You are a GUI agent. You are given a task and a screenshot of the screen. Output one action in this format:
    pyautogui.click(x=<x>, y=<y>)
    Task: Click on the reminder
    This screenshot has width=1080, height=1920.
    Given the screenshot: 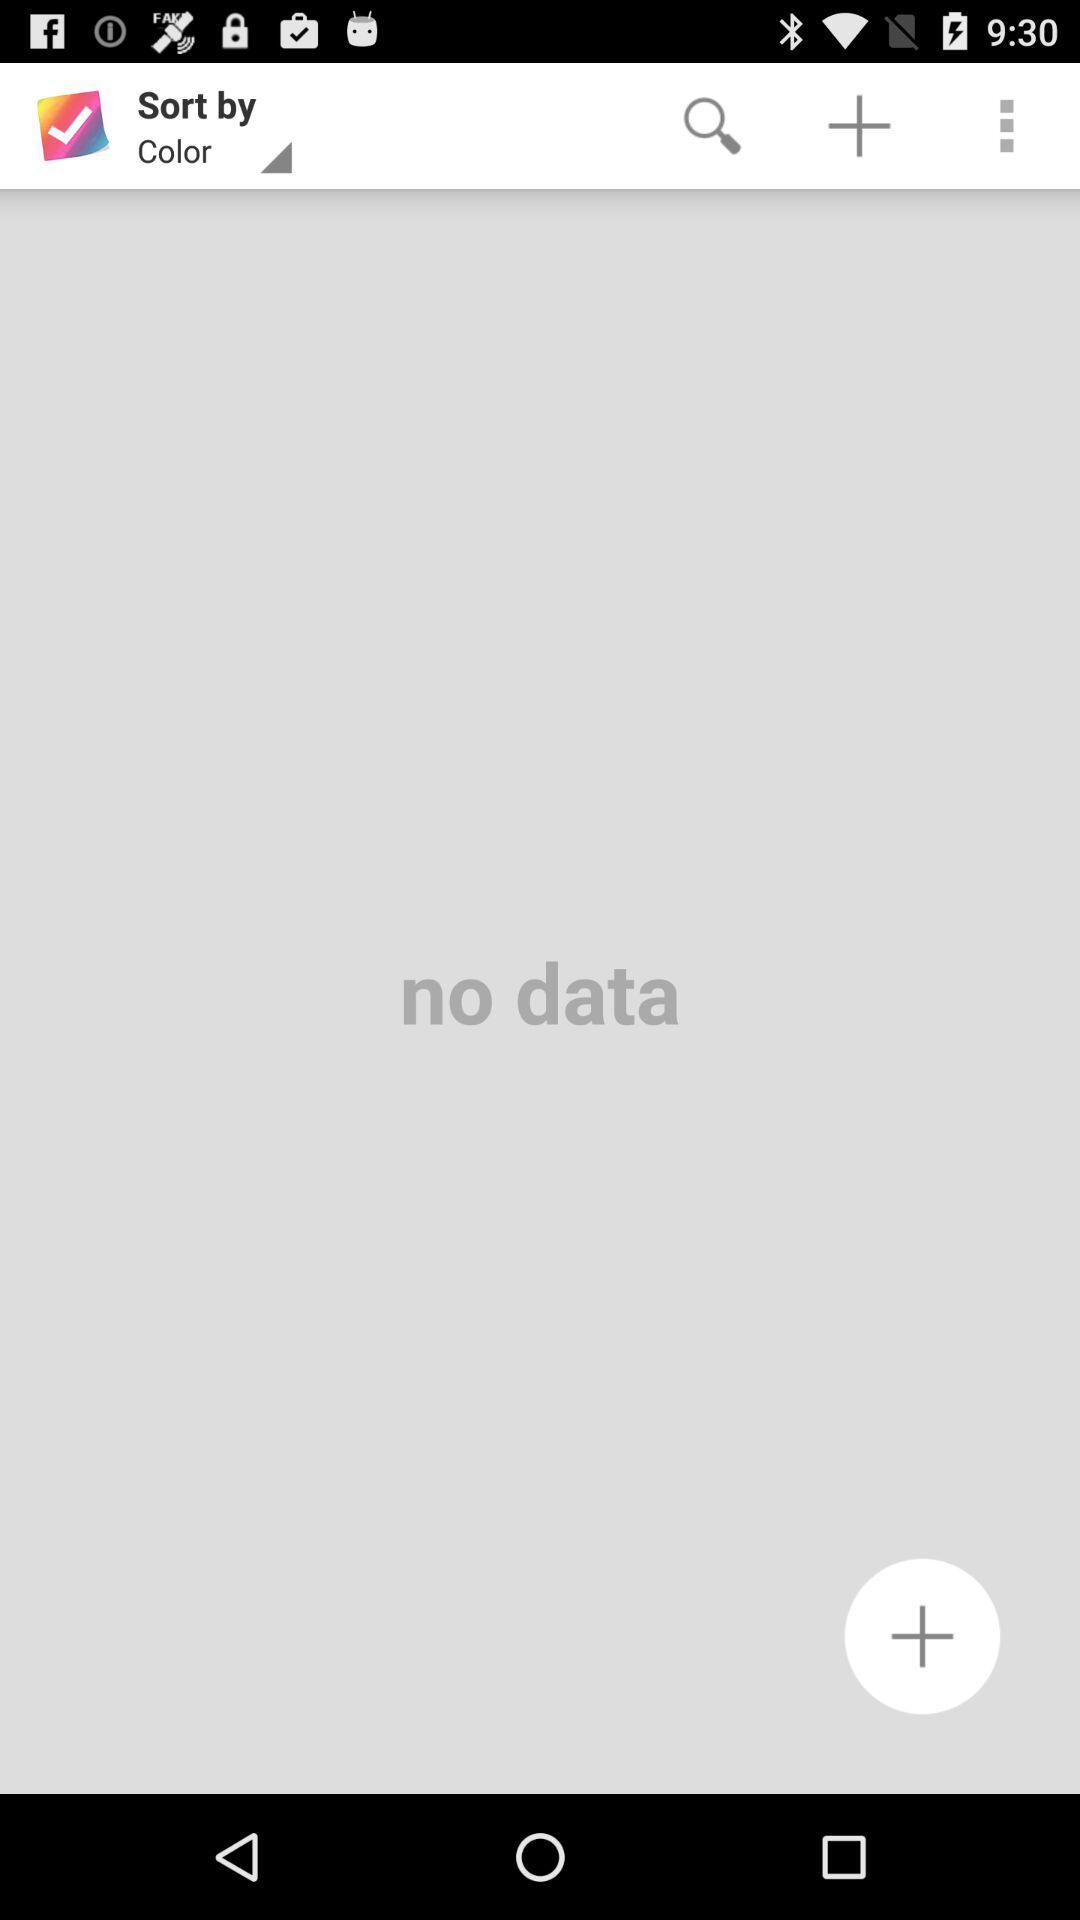 What is the action you would take?
    pyautogui.click(x=922, y=1636)
    